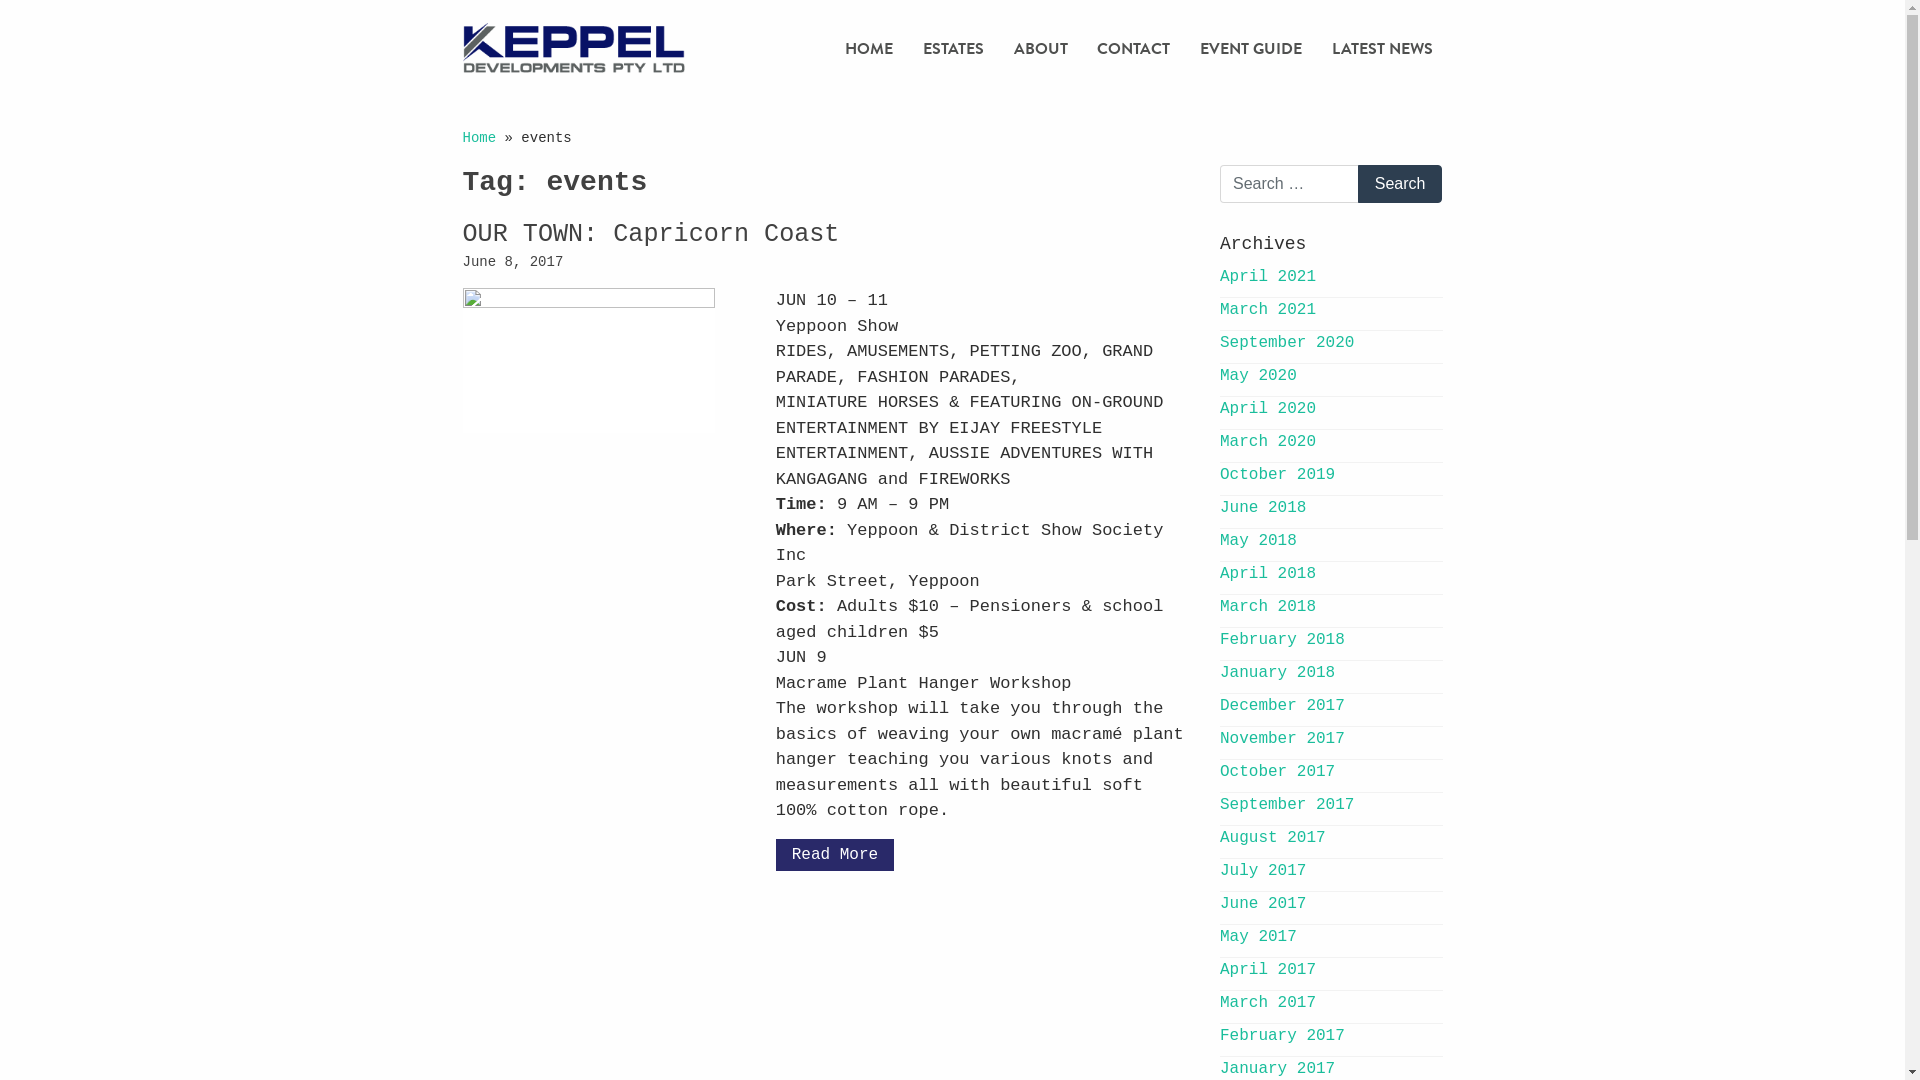 The image size is (1920, 1080). Describe the element at coordinates (1381, 47) in the screenshot. I see `'LATEST NEWS'` at that location.